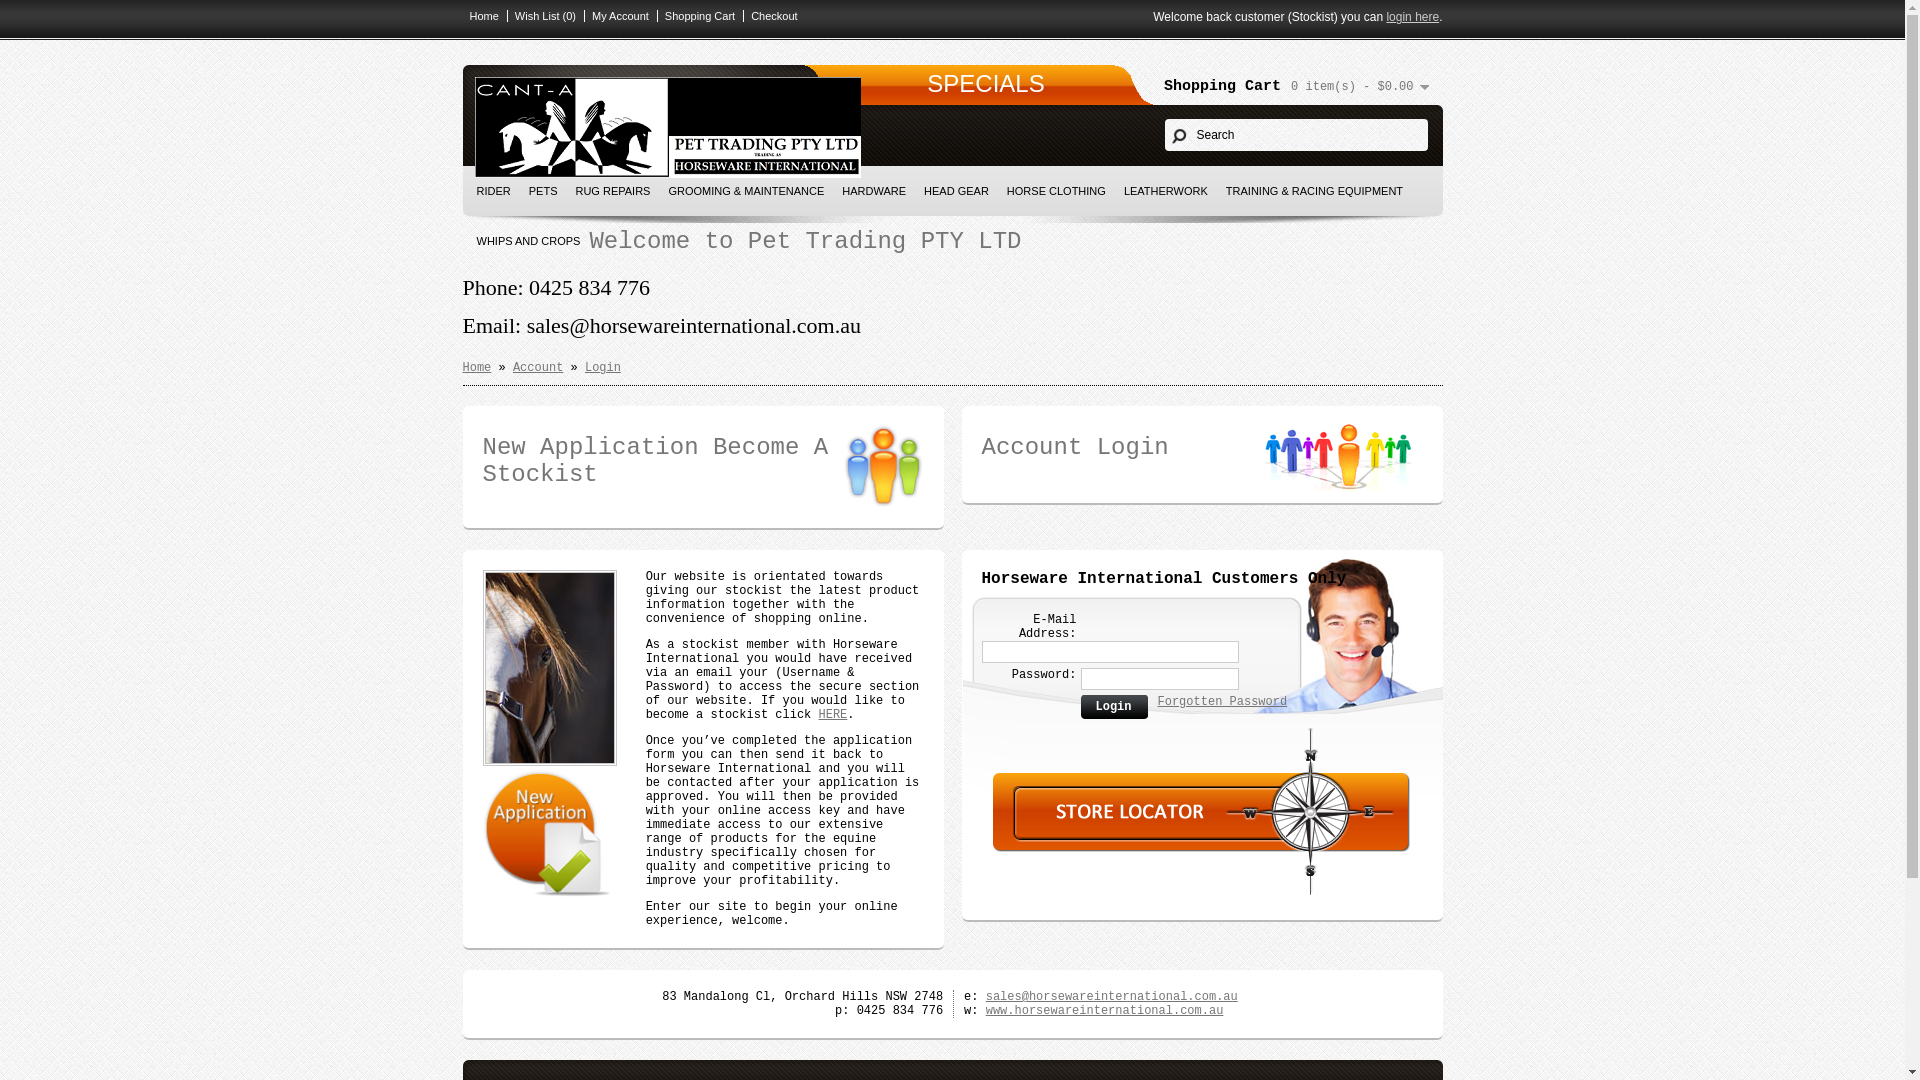  What do you see at coordinates (1359, 86) in the screenshot?
I see `'0 item(s) - $0.00'` at bounding box center [1359, 86].